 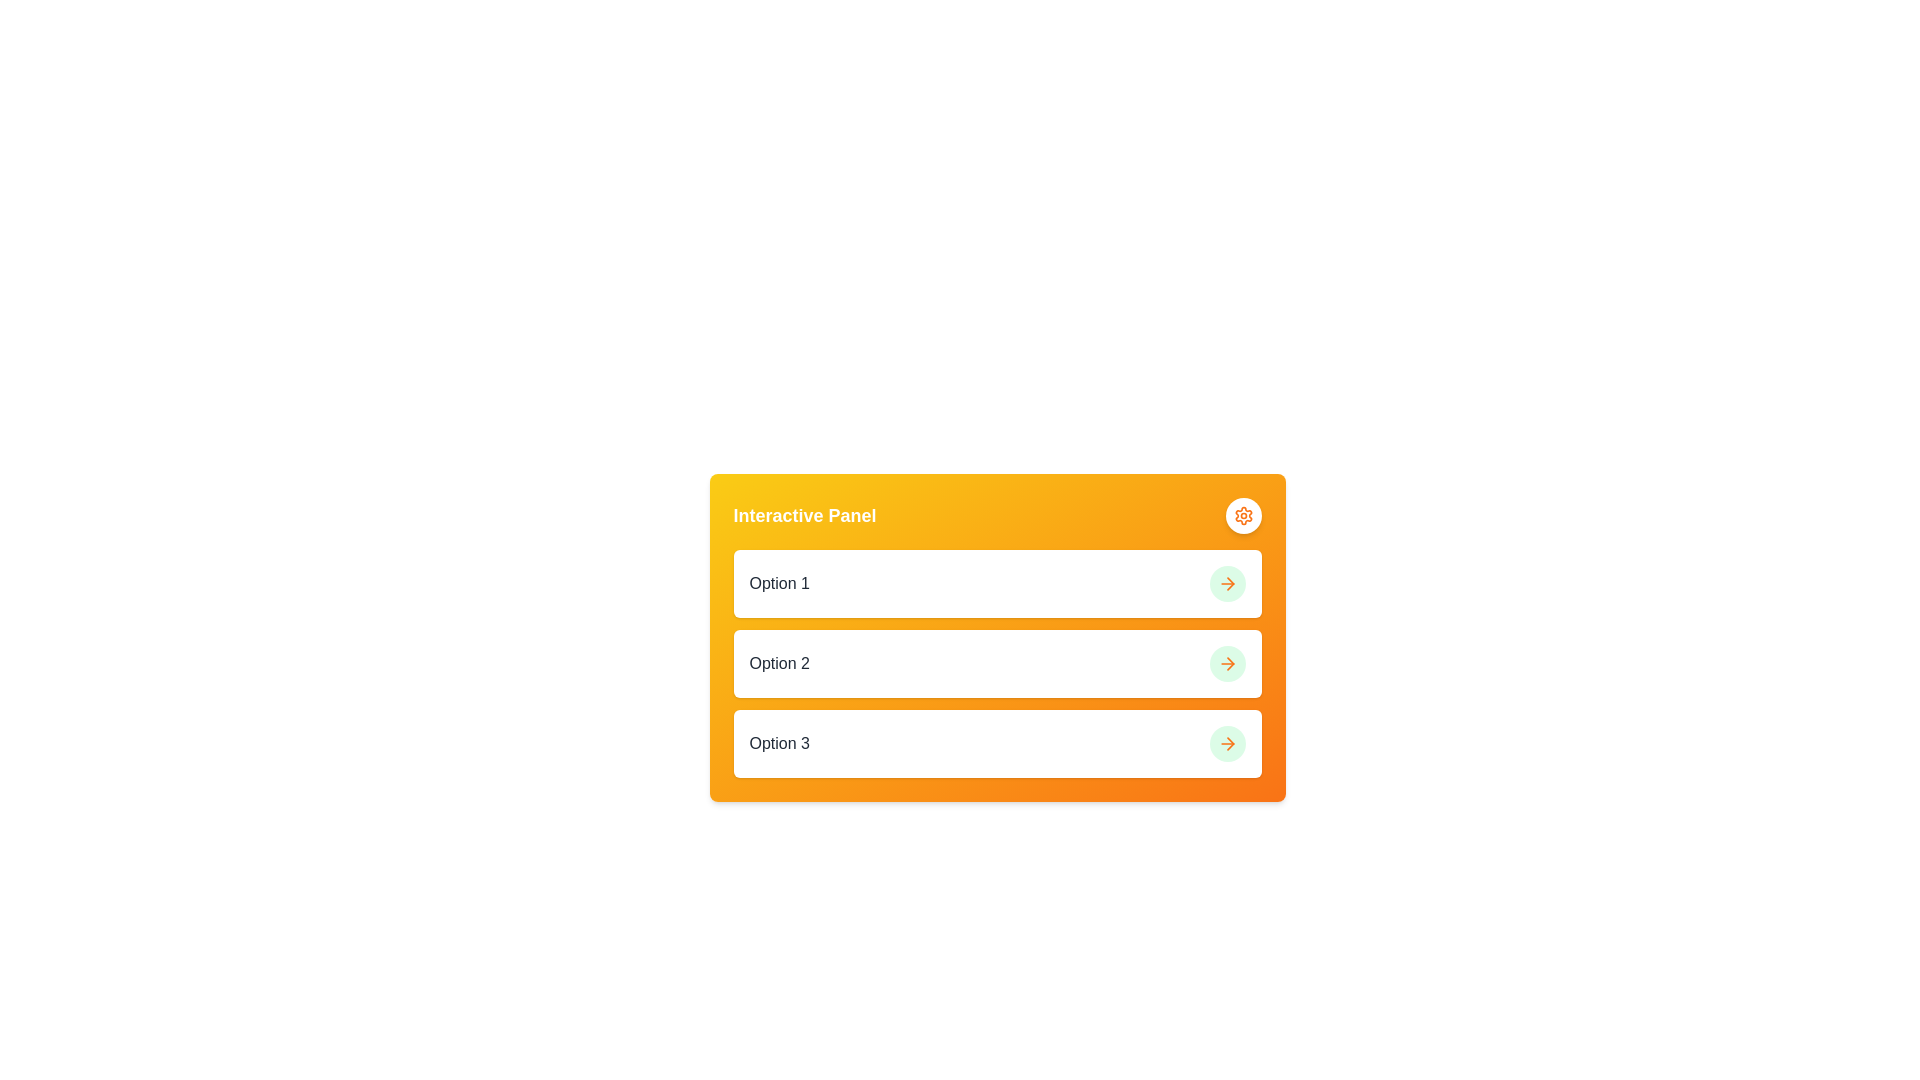 What do you see at coordinates (1229, 583) in the screenshot?
I see `the small, right-pointing orange arrow icon in the second row of icons, located to the right of the 'Option 2' text label` at bounding box center [1229, 583].